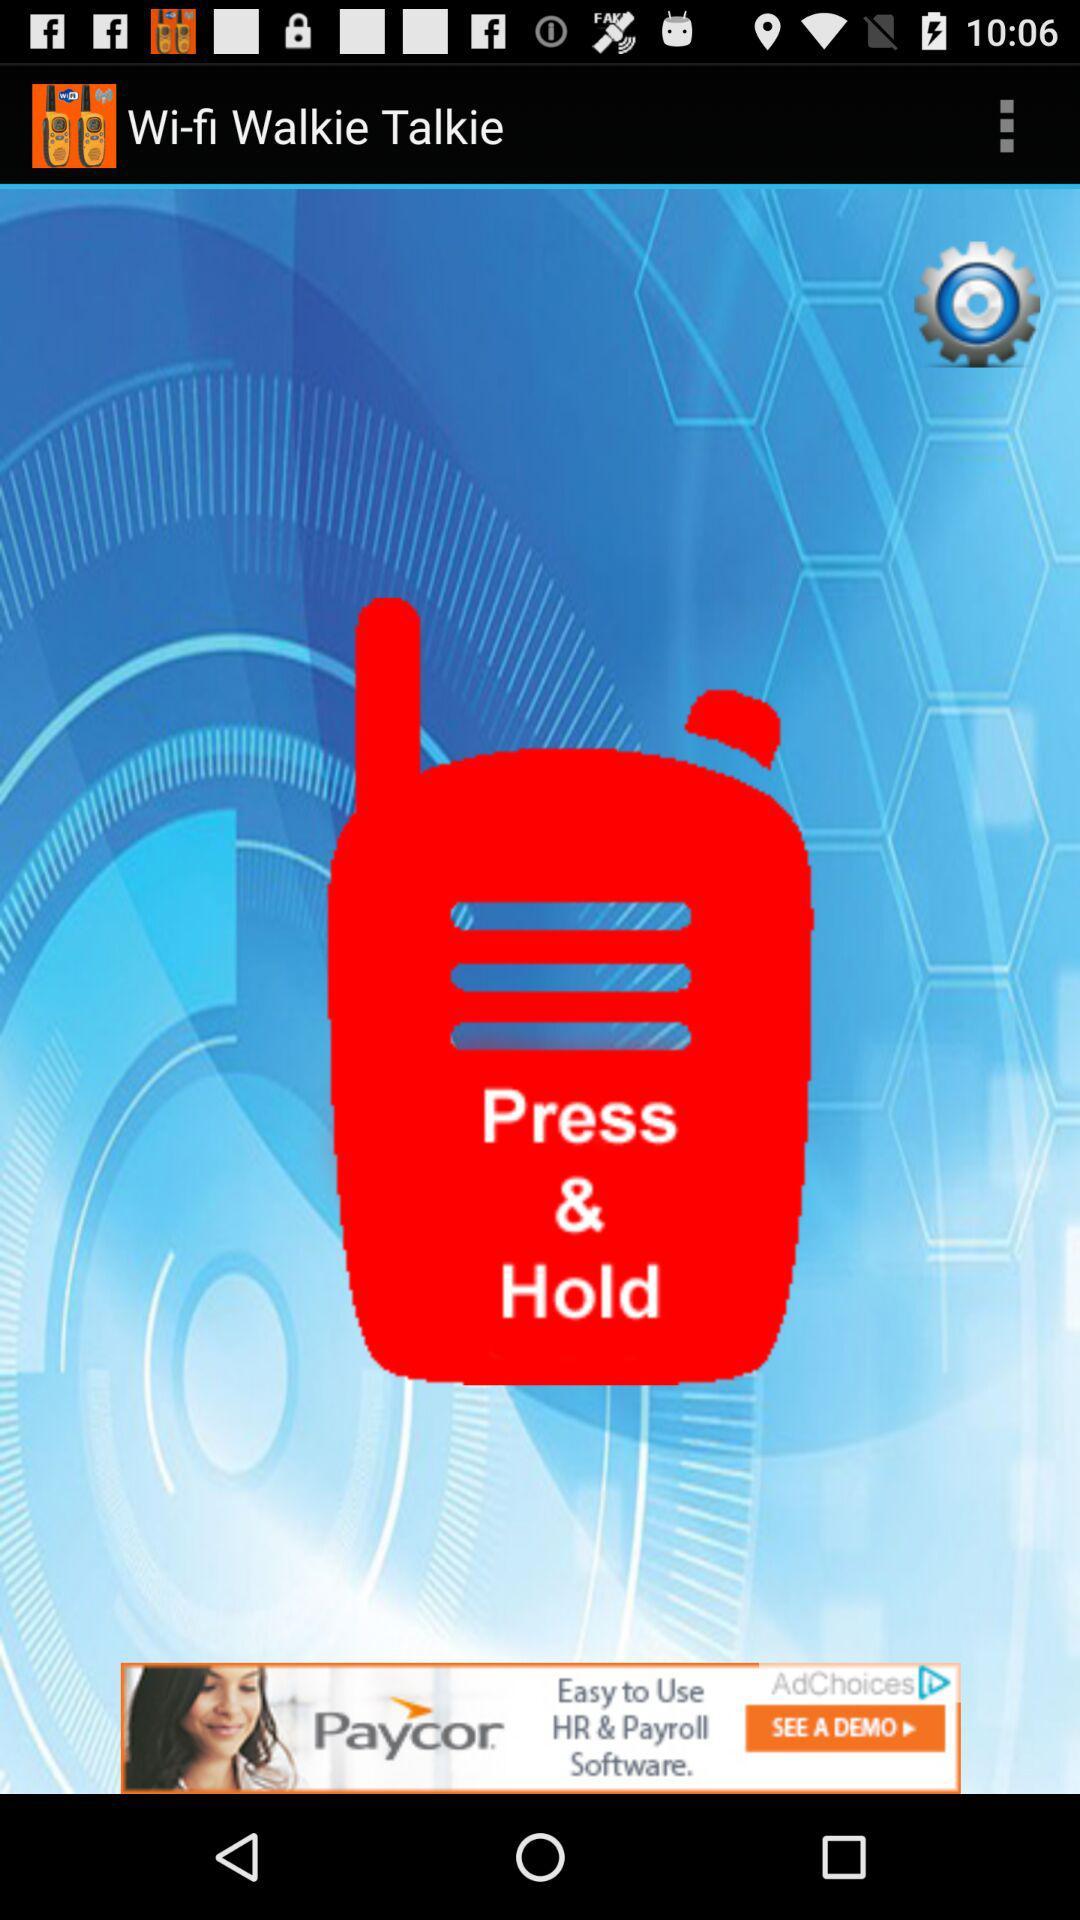  What do you see at coordinates (540, 1727) in the screenshot?
I see `advertisement option` at bounding box center [540, 1727].